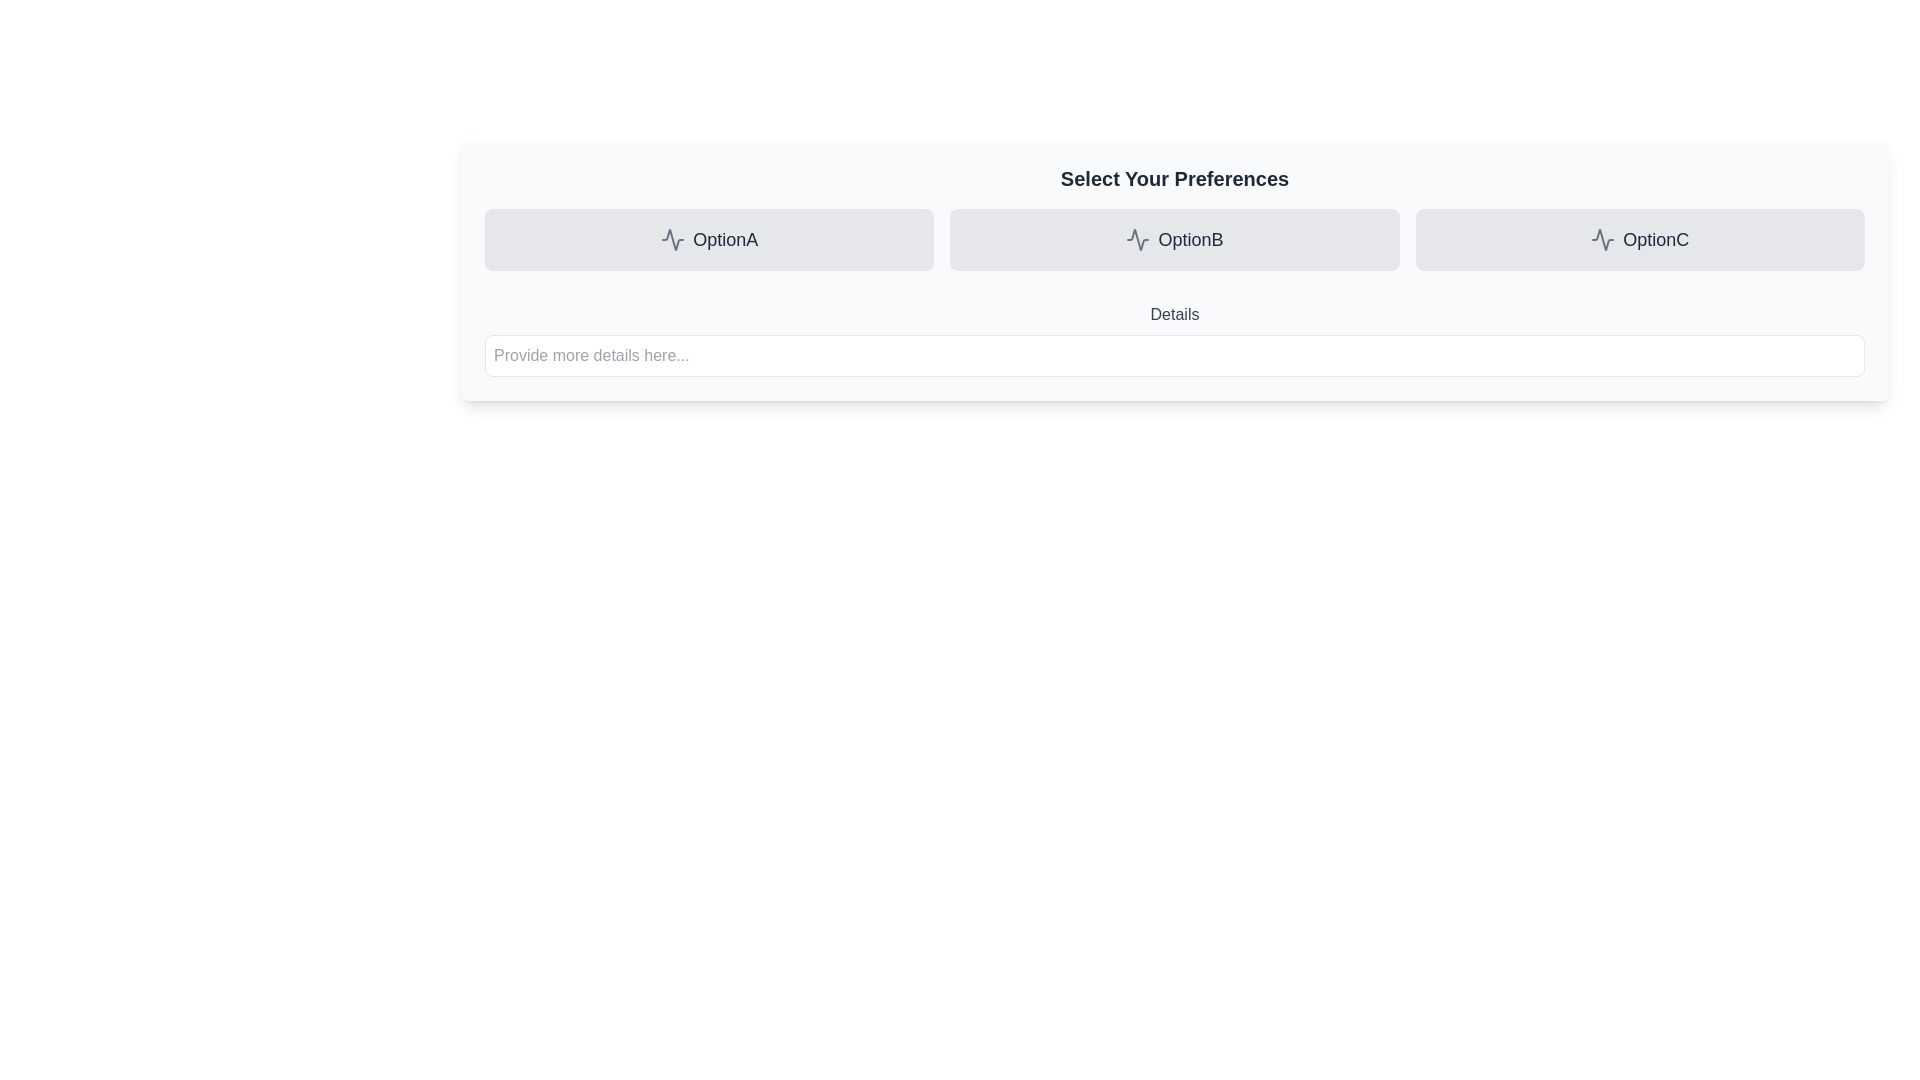  Describe the element at coordinates (673, 238) in the screenshot. I see `the SVG Icon that decorates the OptionA button, located near the left center of the button in the 'Select Your Preferences' horizontal selection bar` at that location.